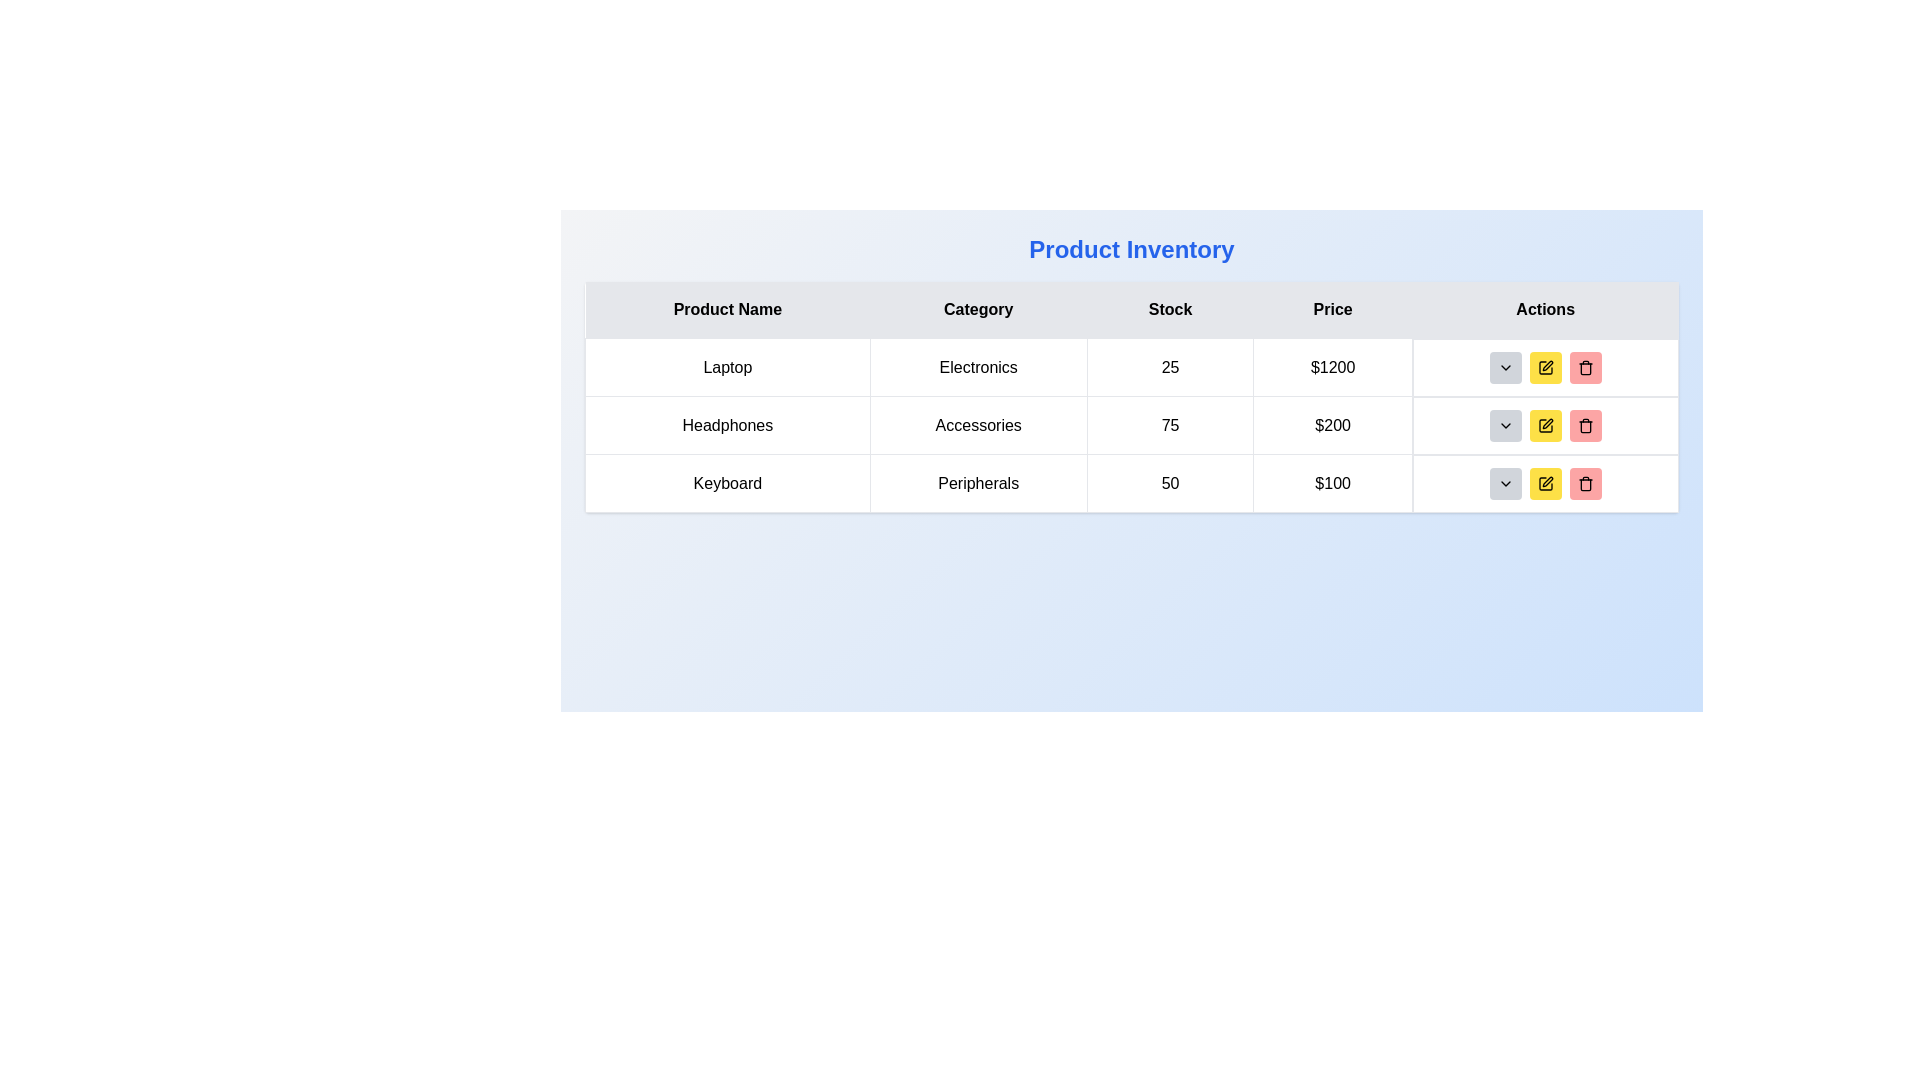 Image resolution: width=1920 pixels, height=1080 pixels. Describe the element at coordinates (1333, 367) in the screenshot. I see `the Text label displaying the price of '$1200' in black font, located in the fourth column of the first row of the table under the 'Price' column` at that location.